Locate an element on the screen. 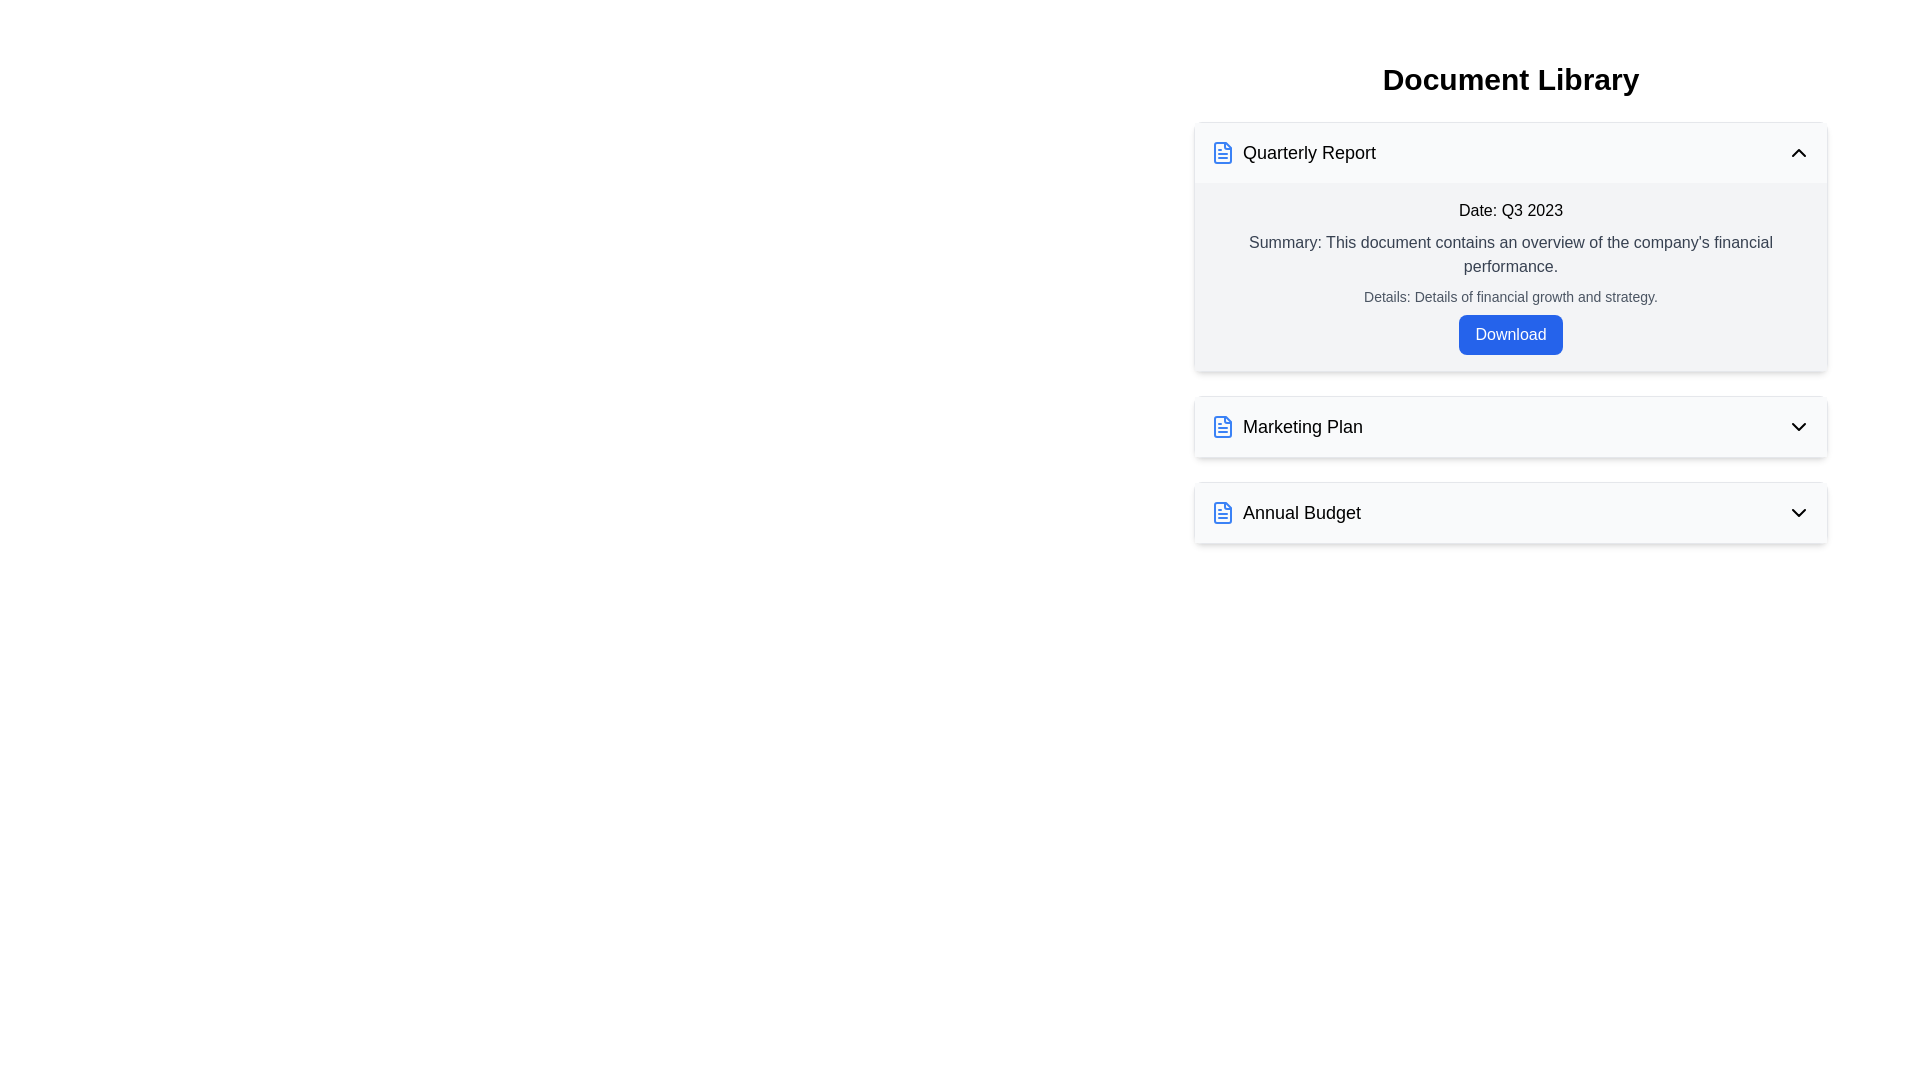 This screenshot has height=1080, width=1920. text label 'Annual Budget' displayed in bold font, located in the lower right section of the card-like interface, to the right of a blue document-like icon is located at coordinates (1302, 512).